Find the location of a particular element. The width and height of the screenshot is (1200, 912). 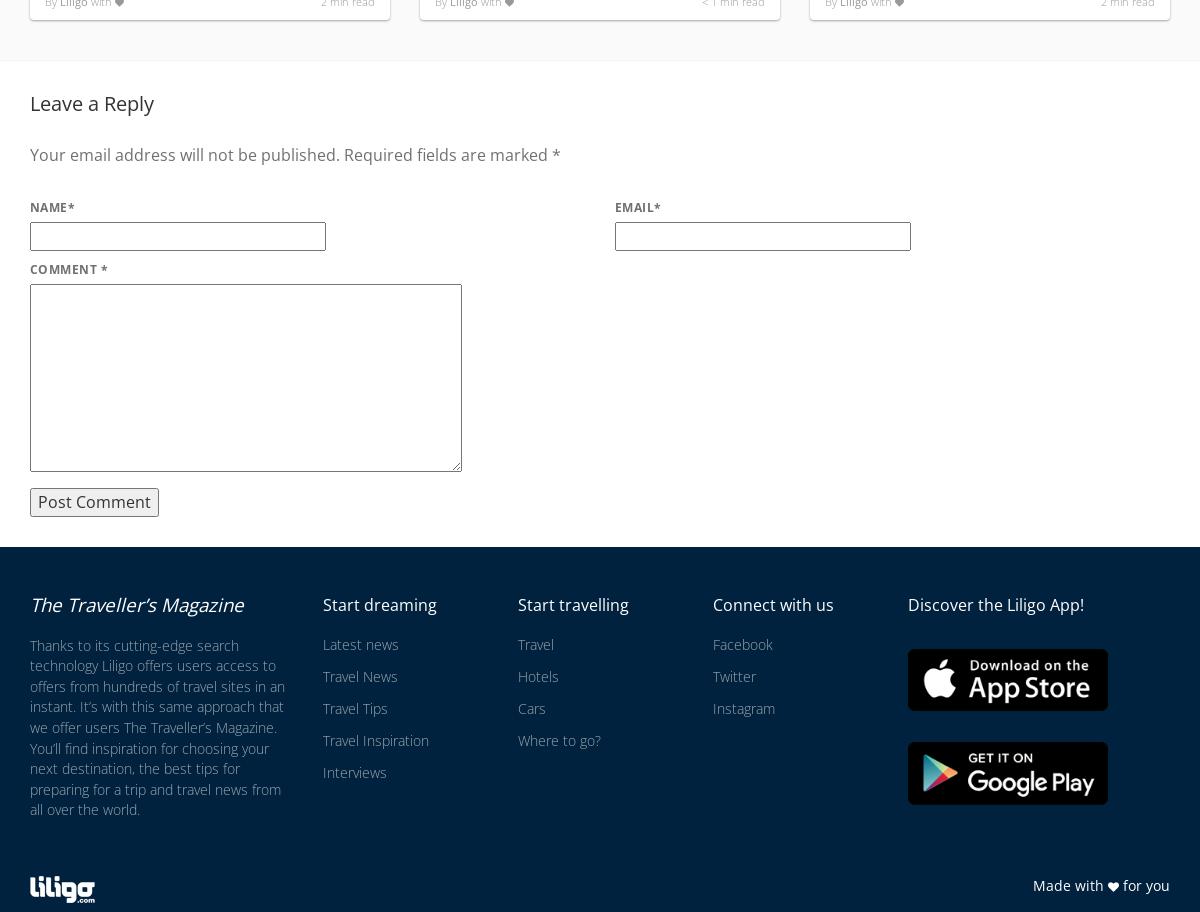

'Your email address will not be published.' is located at coordinates (184, 154).